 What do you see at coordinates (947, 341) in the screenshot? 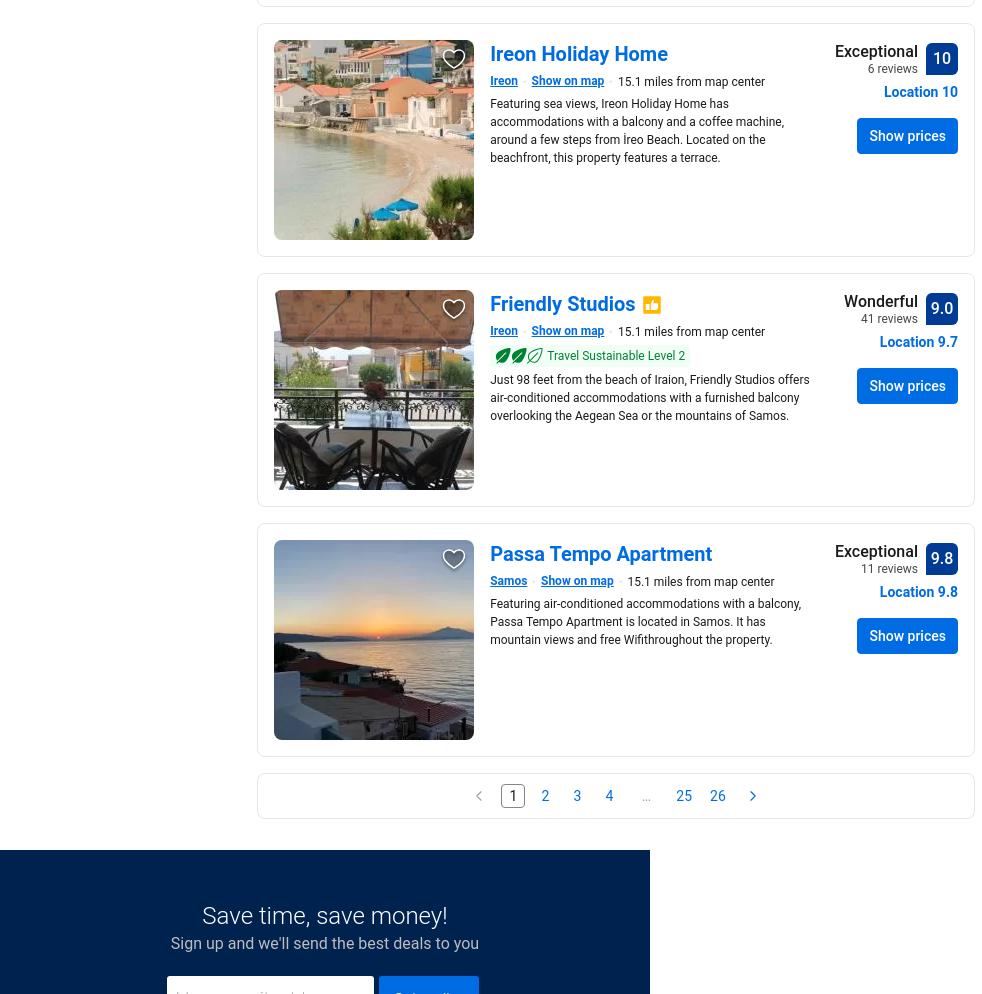
I see `'9.7'` at bounding box center [947, 341].